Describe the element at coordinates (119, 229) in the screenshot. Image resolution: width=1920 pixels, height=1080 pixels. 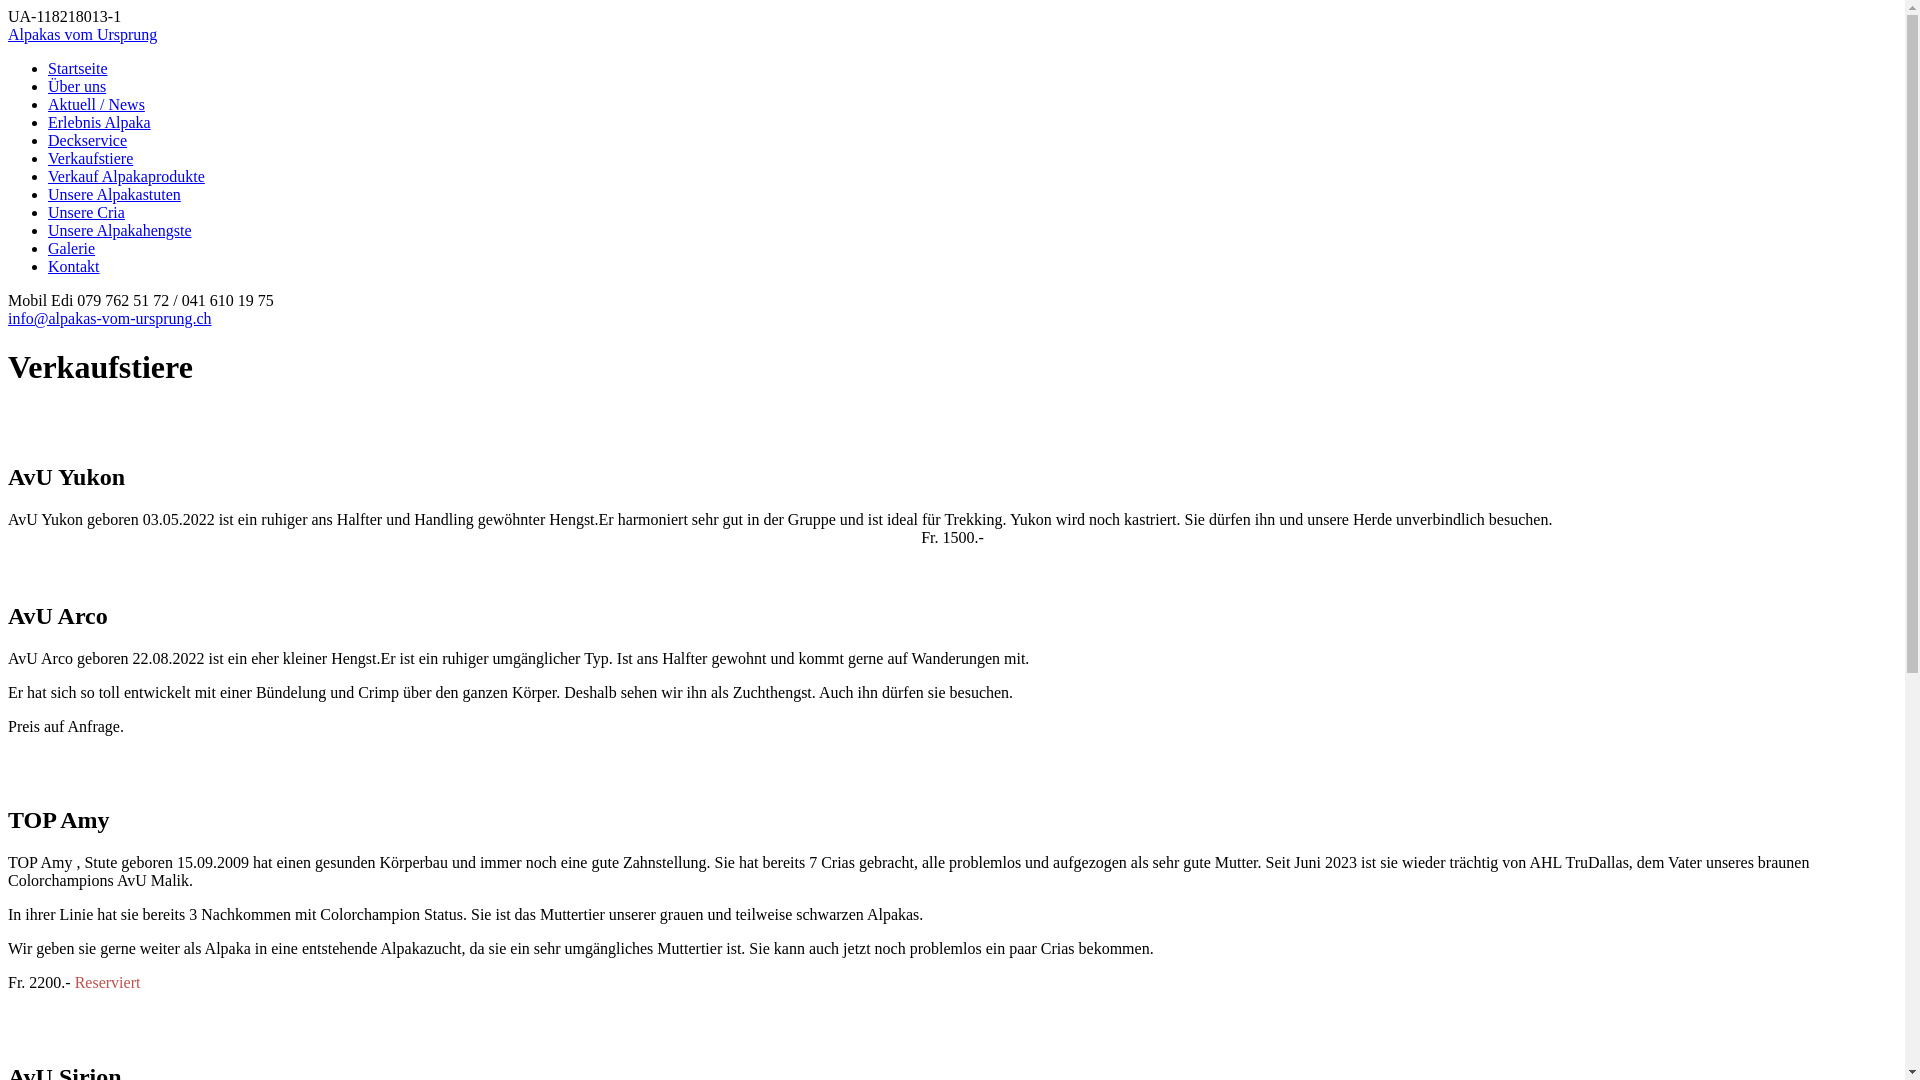
I see `'Unsere Alpakahengste'` at that location.